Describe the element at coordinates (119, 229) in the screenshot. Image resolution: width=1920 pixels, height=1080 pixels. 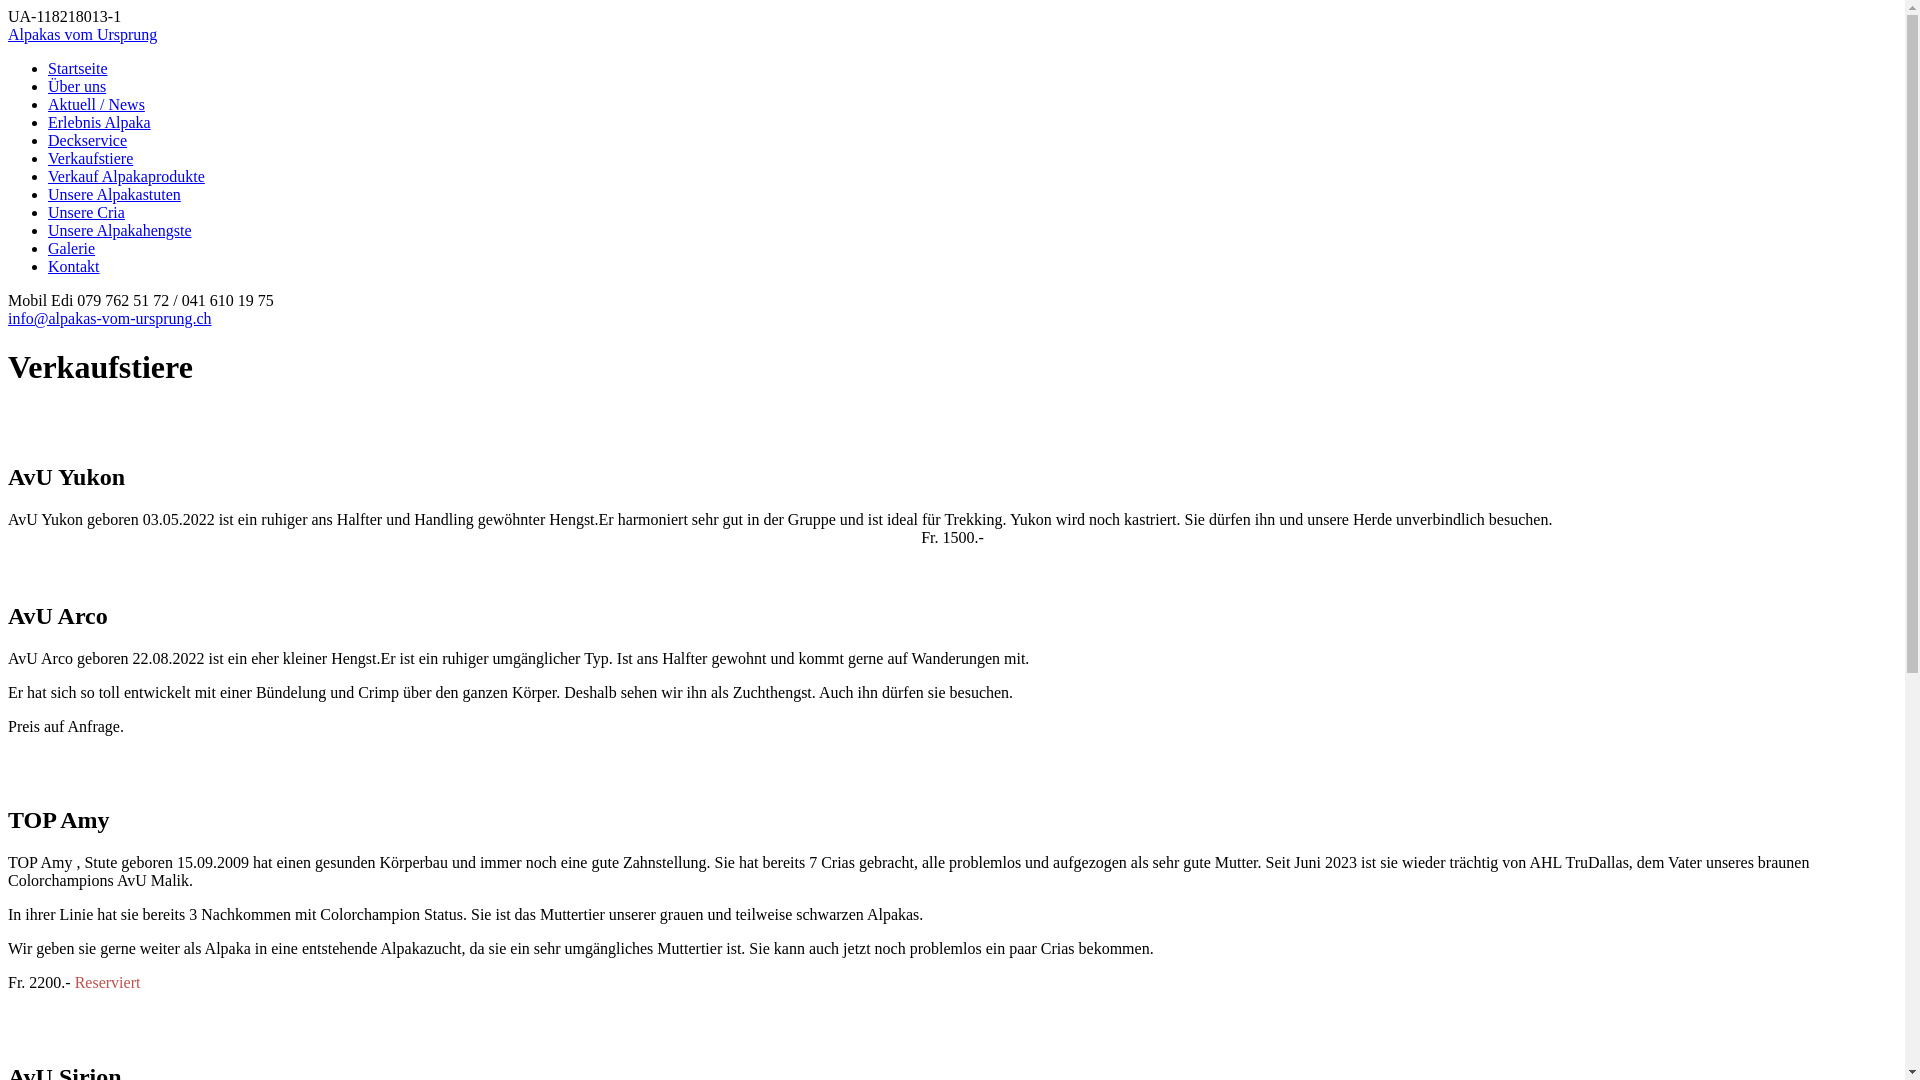
I see `'Unsere Alpakahengste'` at that location.